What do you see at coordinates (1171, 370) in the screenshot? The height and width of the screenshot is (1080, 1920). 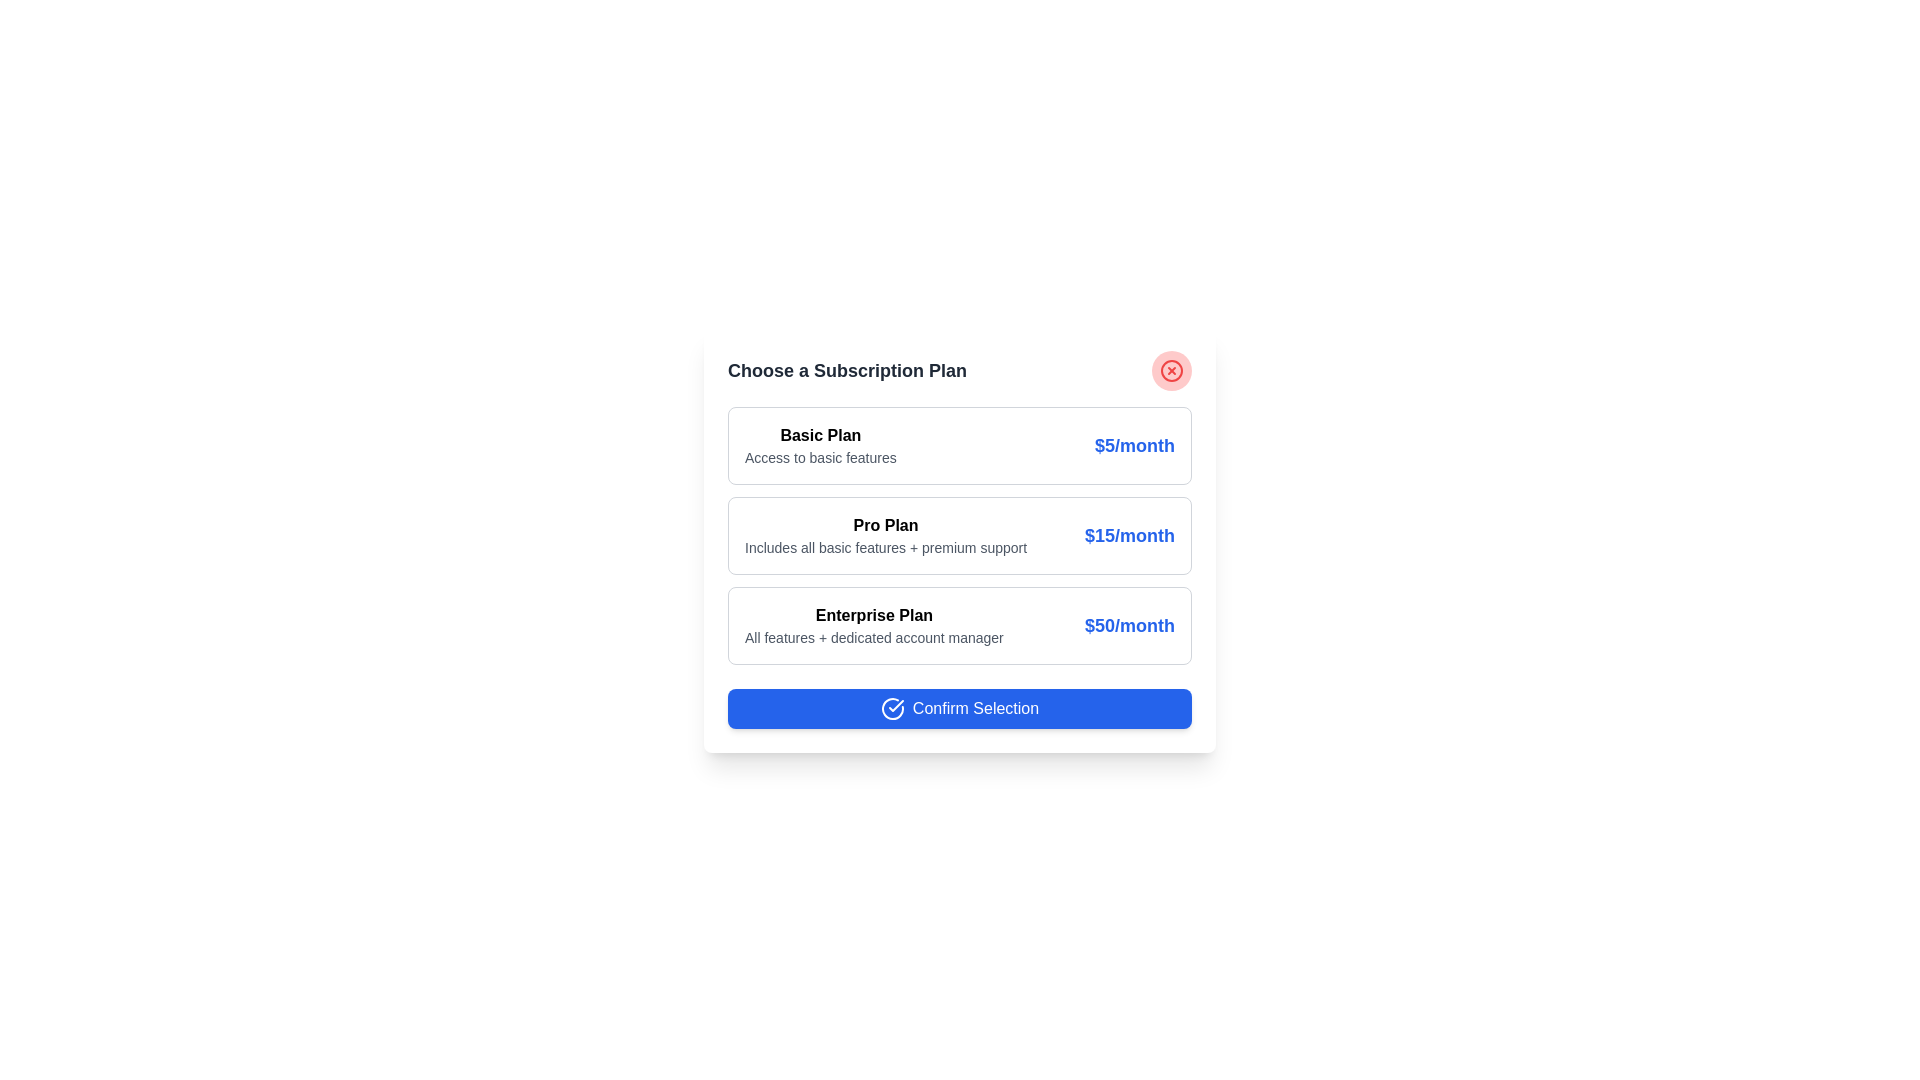 I see `the close button to close the dialog` at bounding box center [1171, 370].